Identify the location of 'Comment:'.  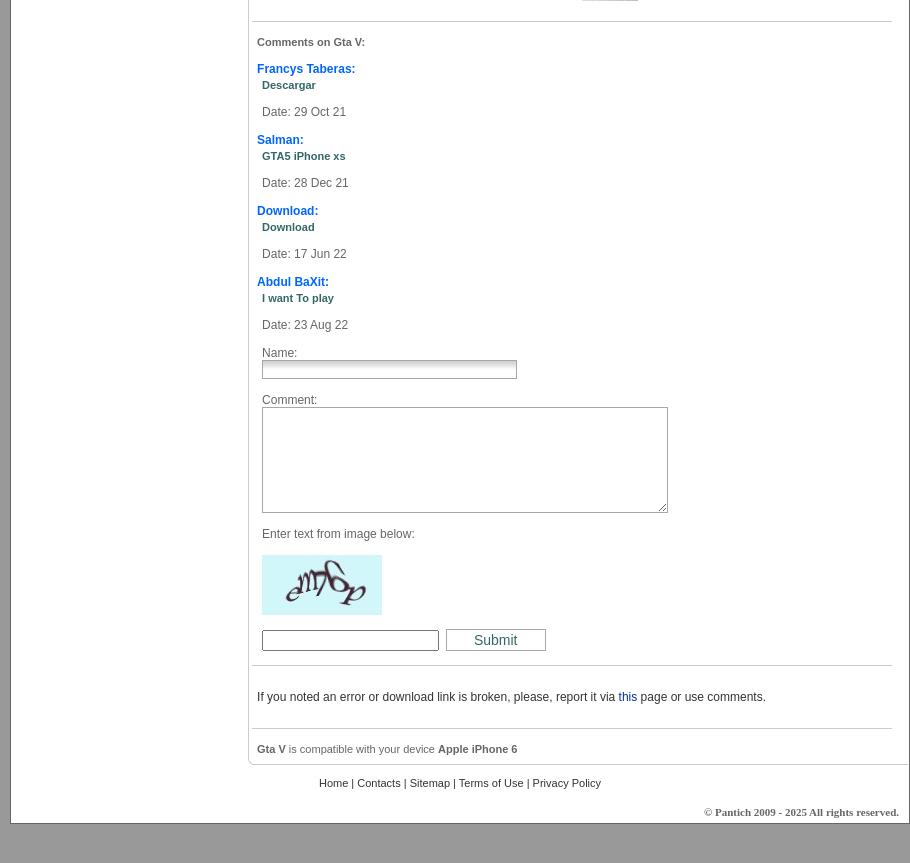
(288, 400).